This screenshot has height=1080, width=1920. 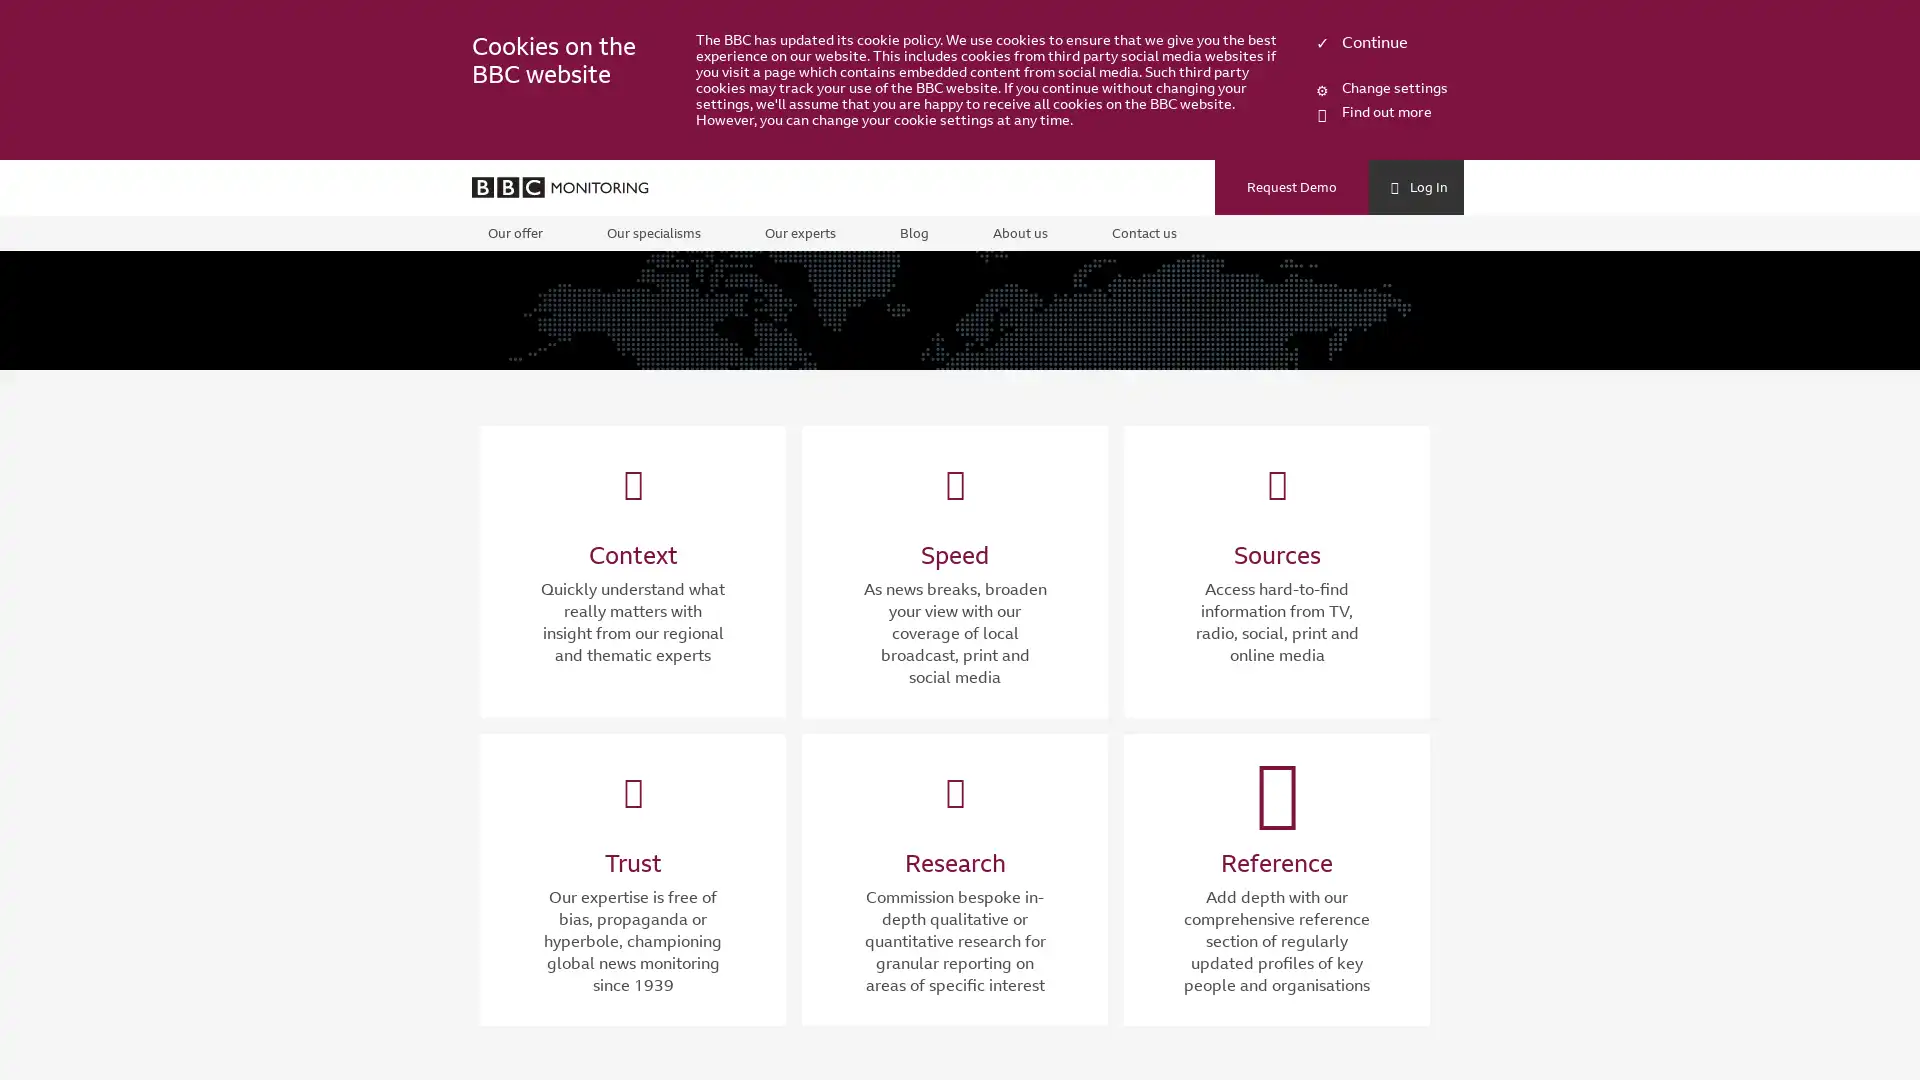 What do you see at coordinates (1415, 189) in the screenshot?
I see `Log In` at bounding box center [1415, 189].